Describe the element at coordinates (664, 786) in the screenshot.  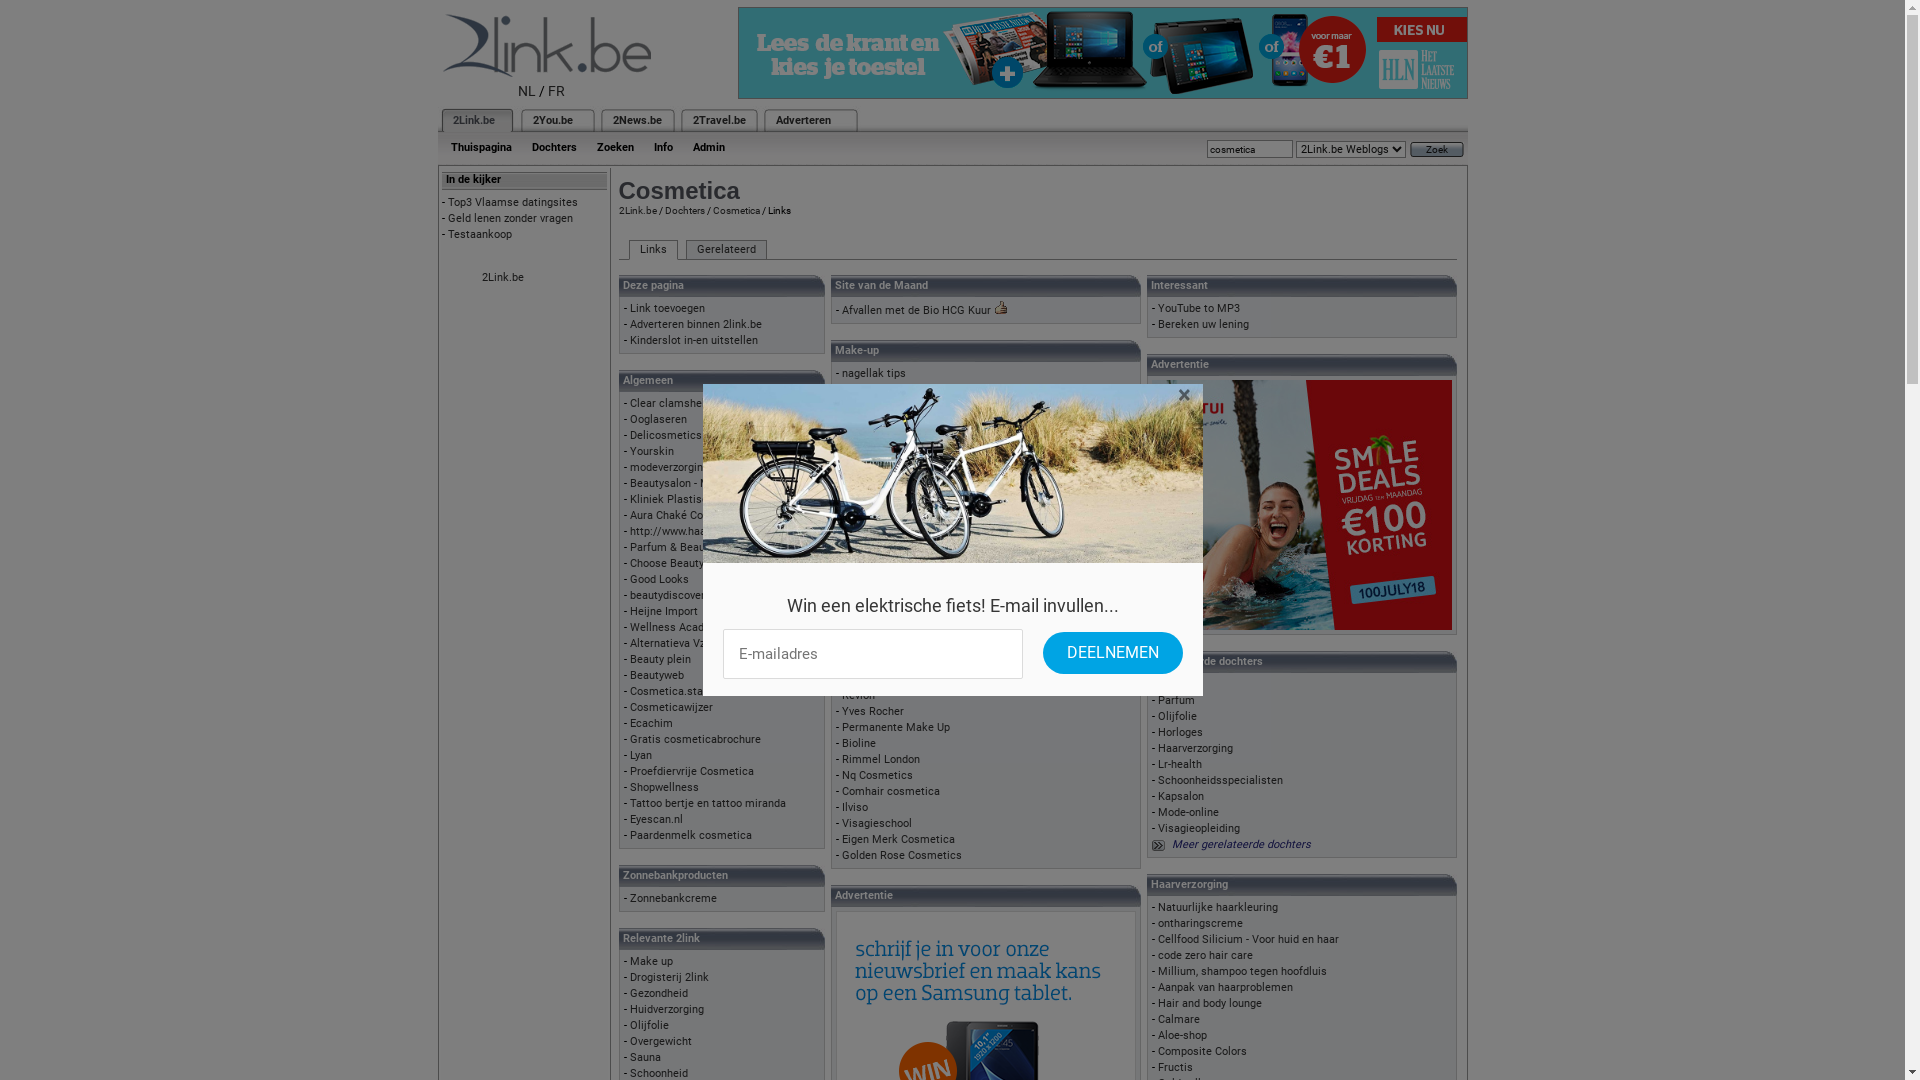
I see `'Shopwellness'` at that location.